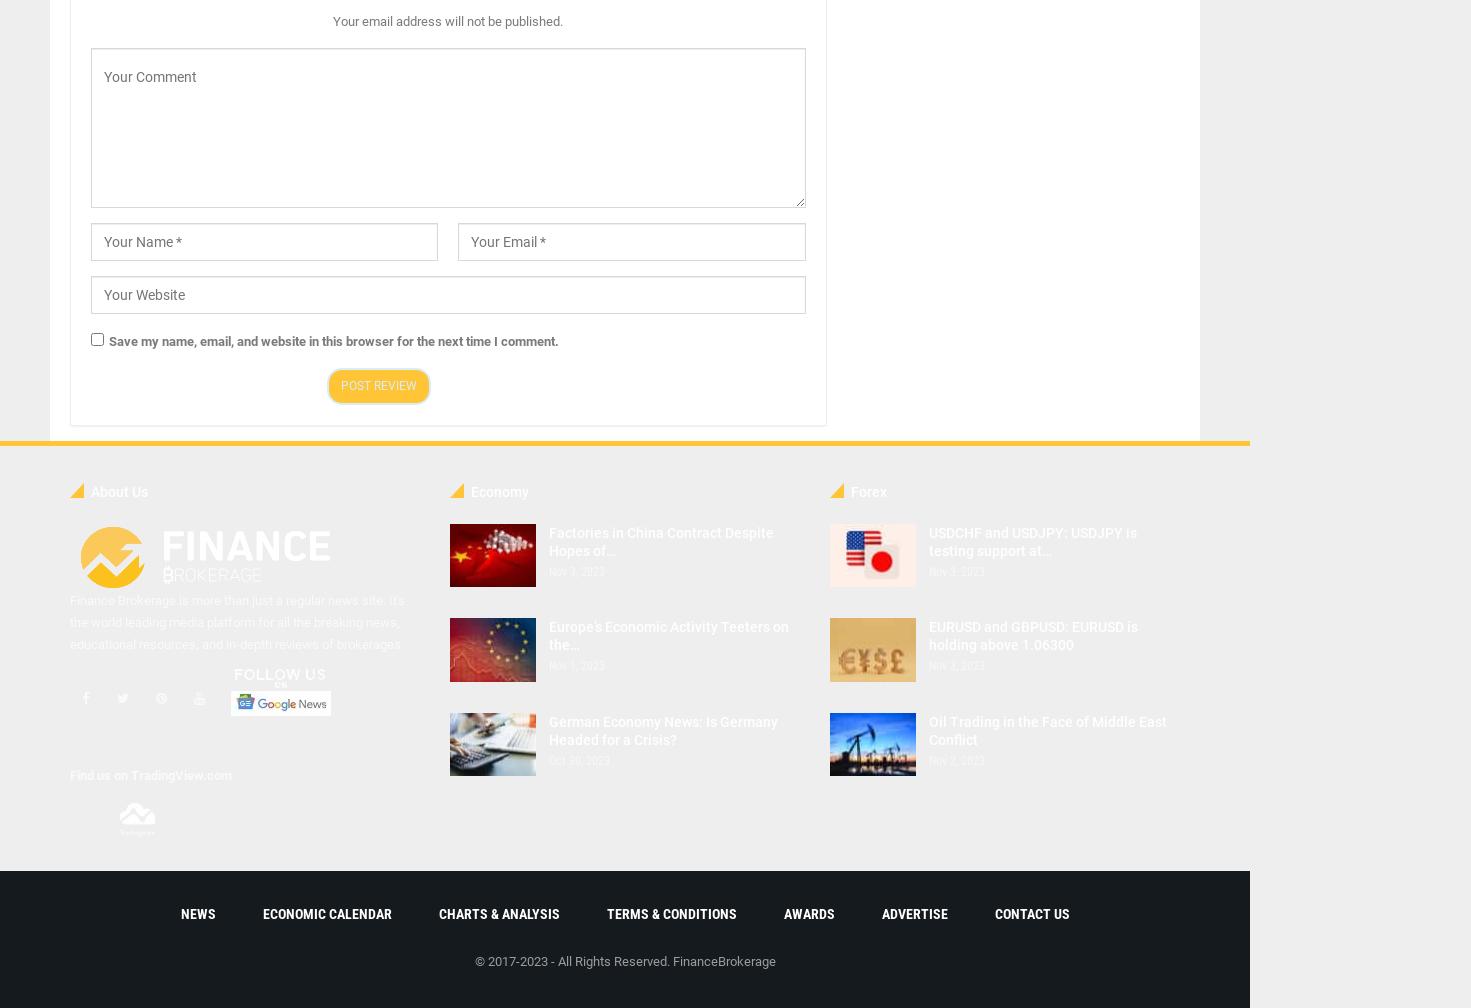  What do you see at coordinates (1032, 540) in the screenshot?
I see `'USDCHF and USDJPY: USDJPY is testing support at…'` at bounding box center [1032, 540].